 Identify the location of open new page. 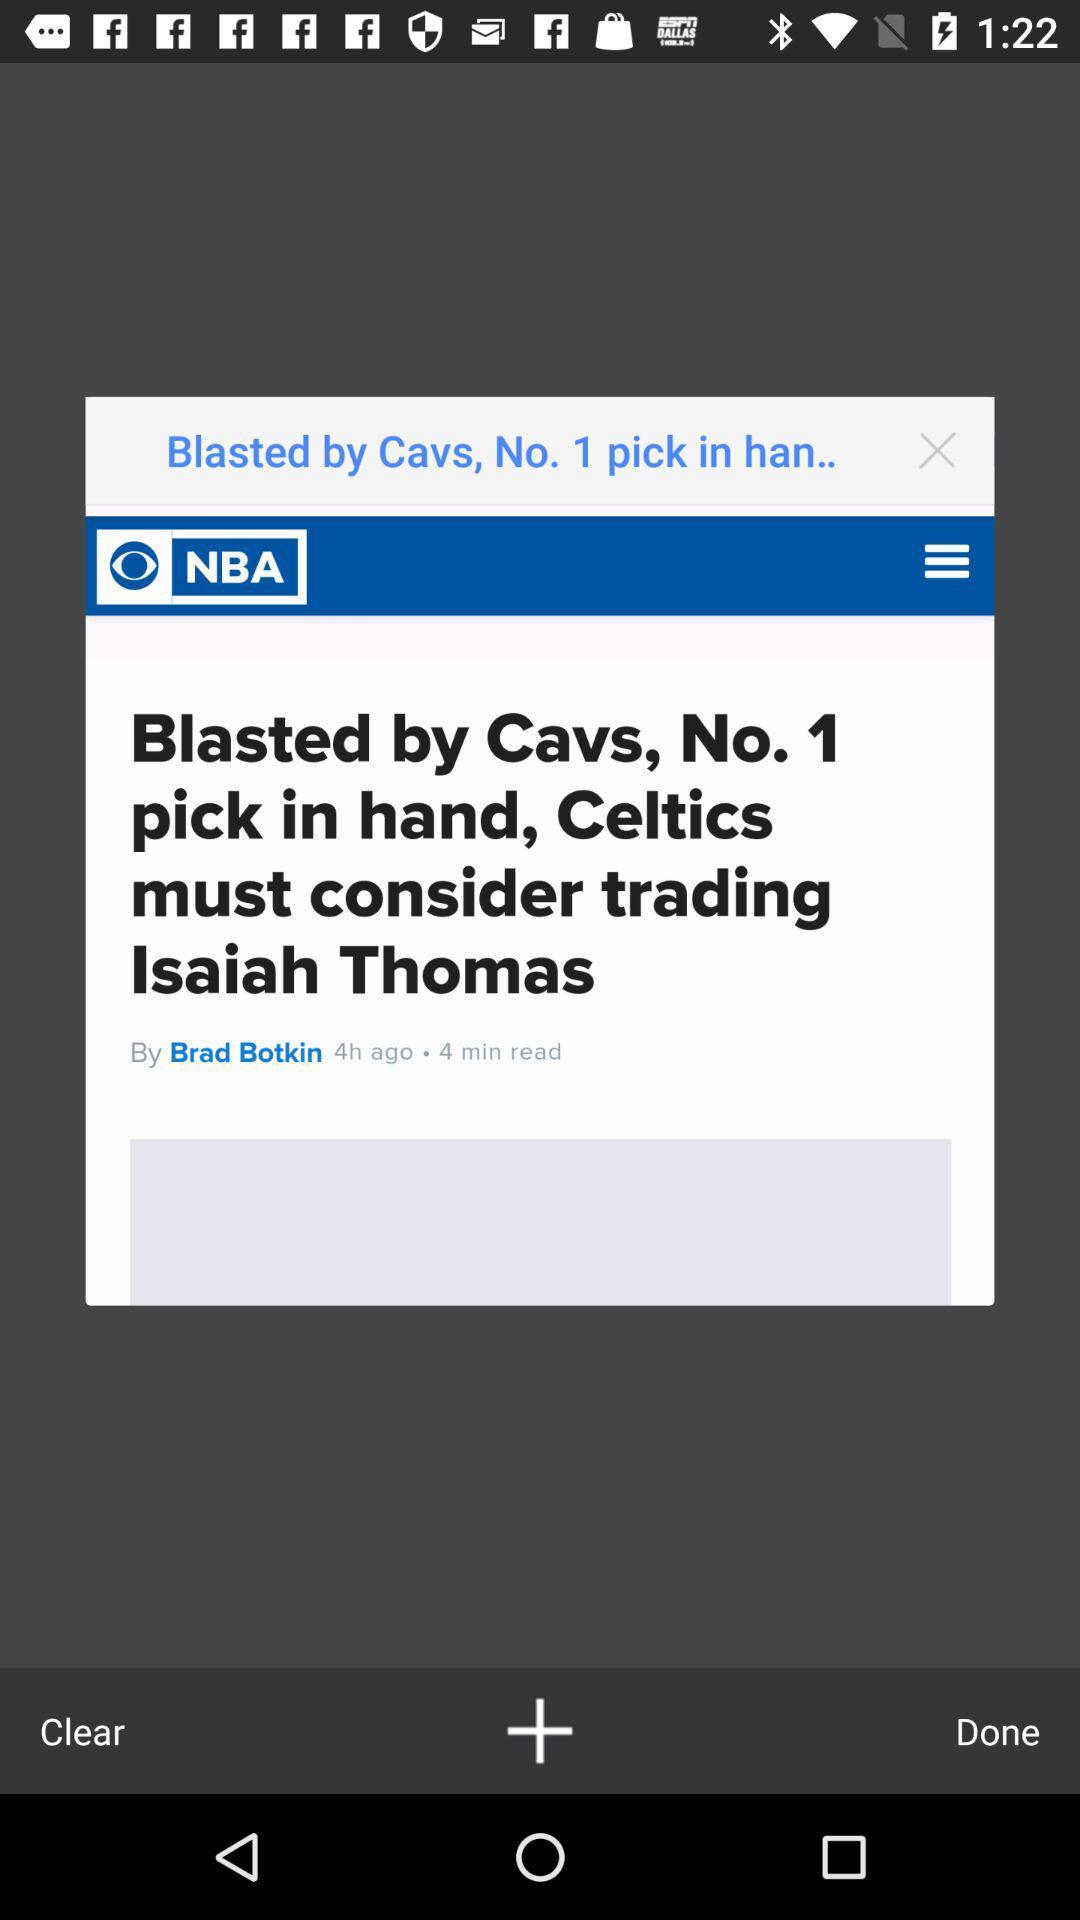
(540, 1730).